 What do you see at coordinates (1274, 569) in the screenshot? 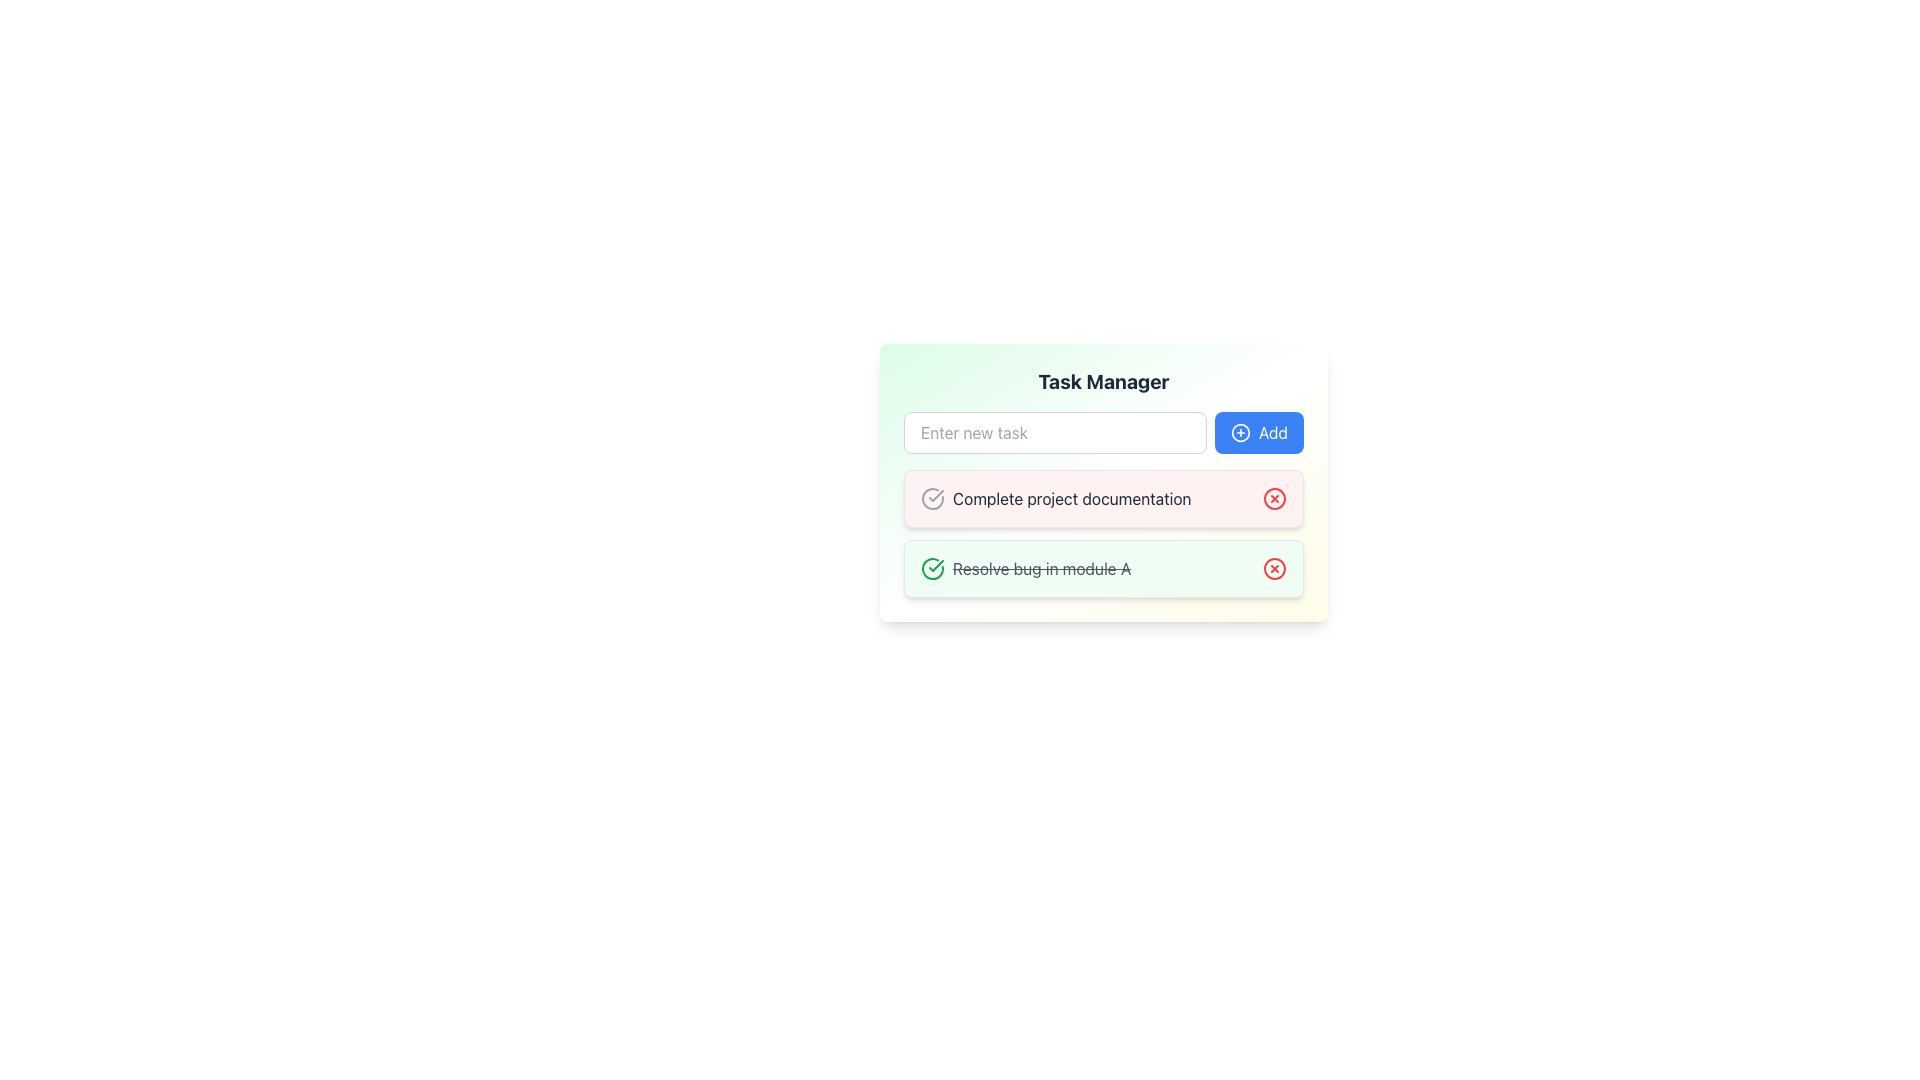
I see `circle element located within the graphical close icon for the second task entry, which represents the action to resolve a bug in module A` at bounding box center [1274, 569].